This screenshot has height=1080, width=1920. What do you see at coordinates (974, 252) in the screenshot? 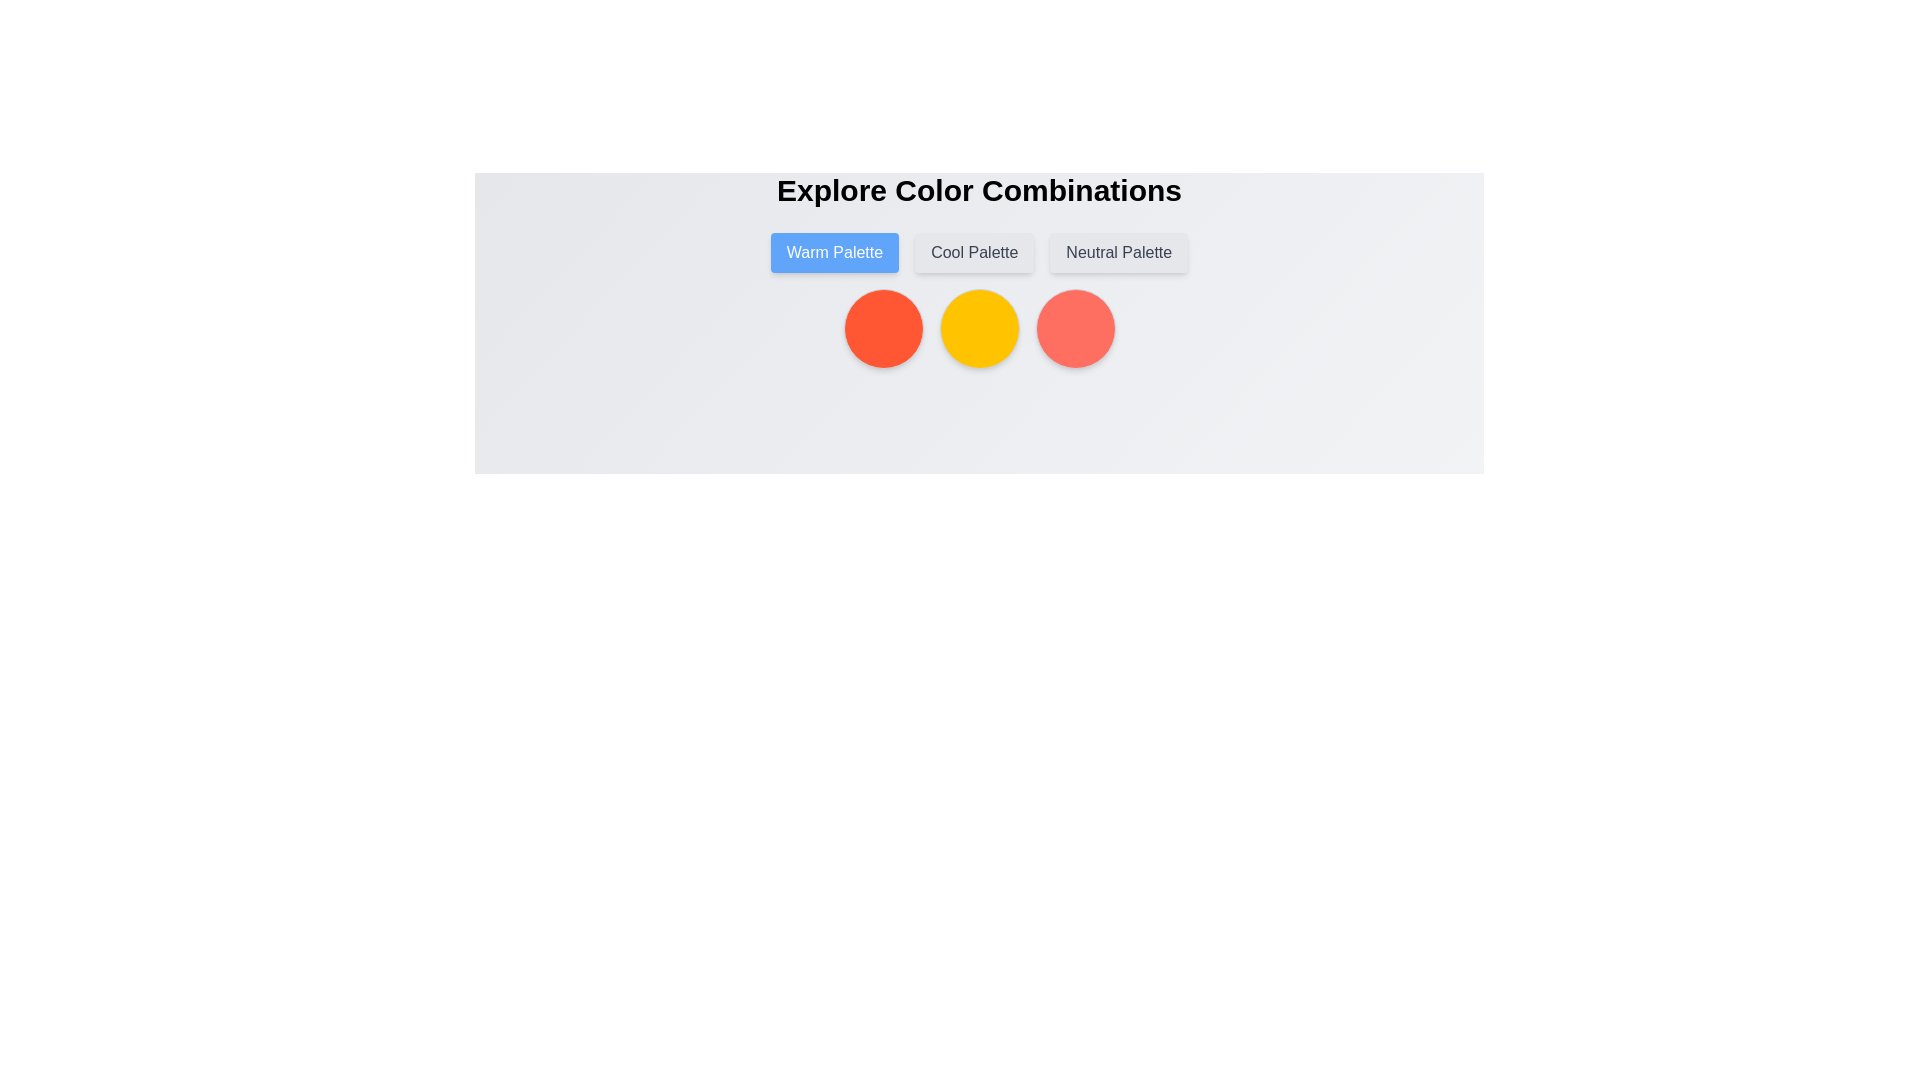
I see `the 'Cool Palette' button, which is the second button in a group below the headline 'Explore Color Combinations'` at bounding box center [974, 252].